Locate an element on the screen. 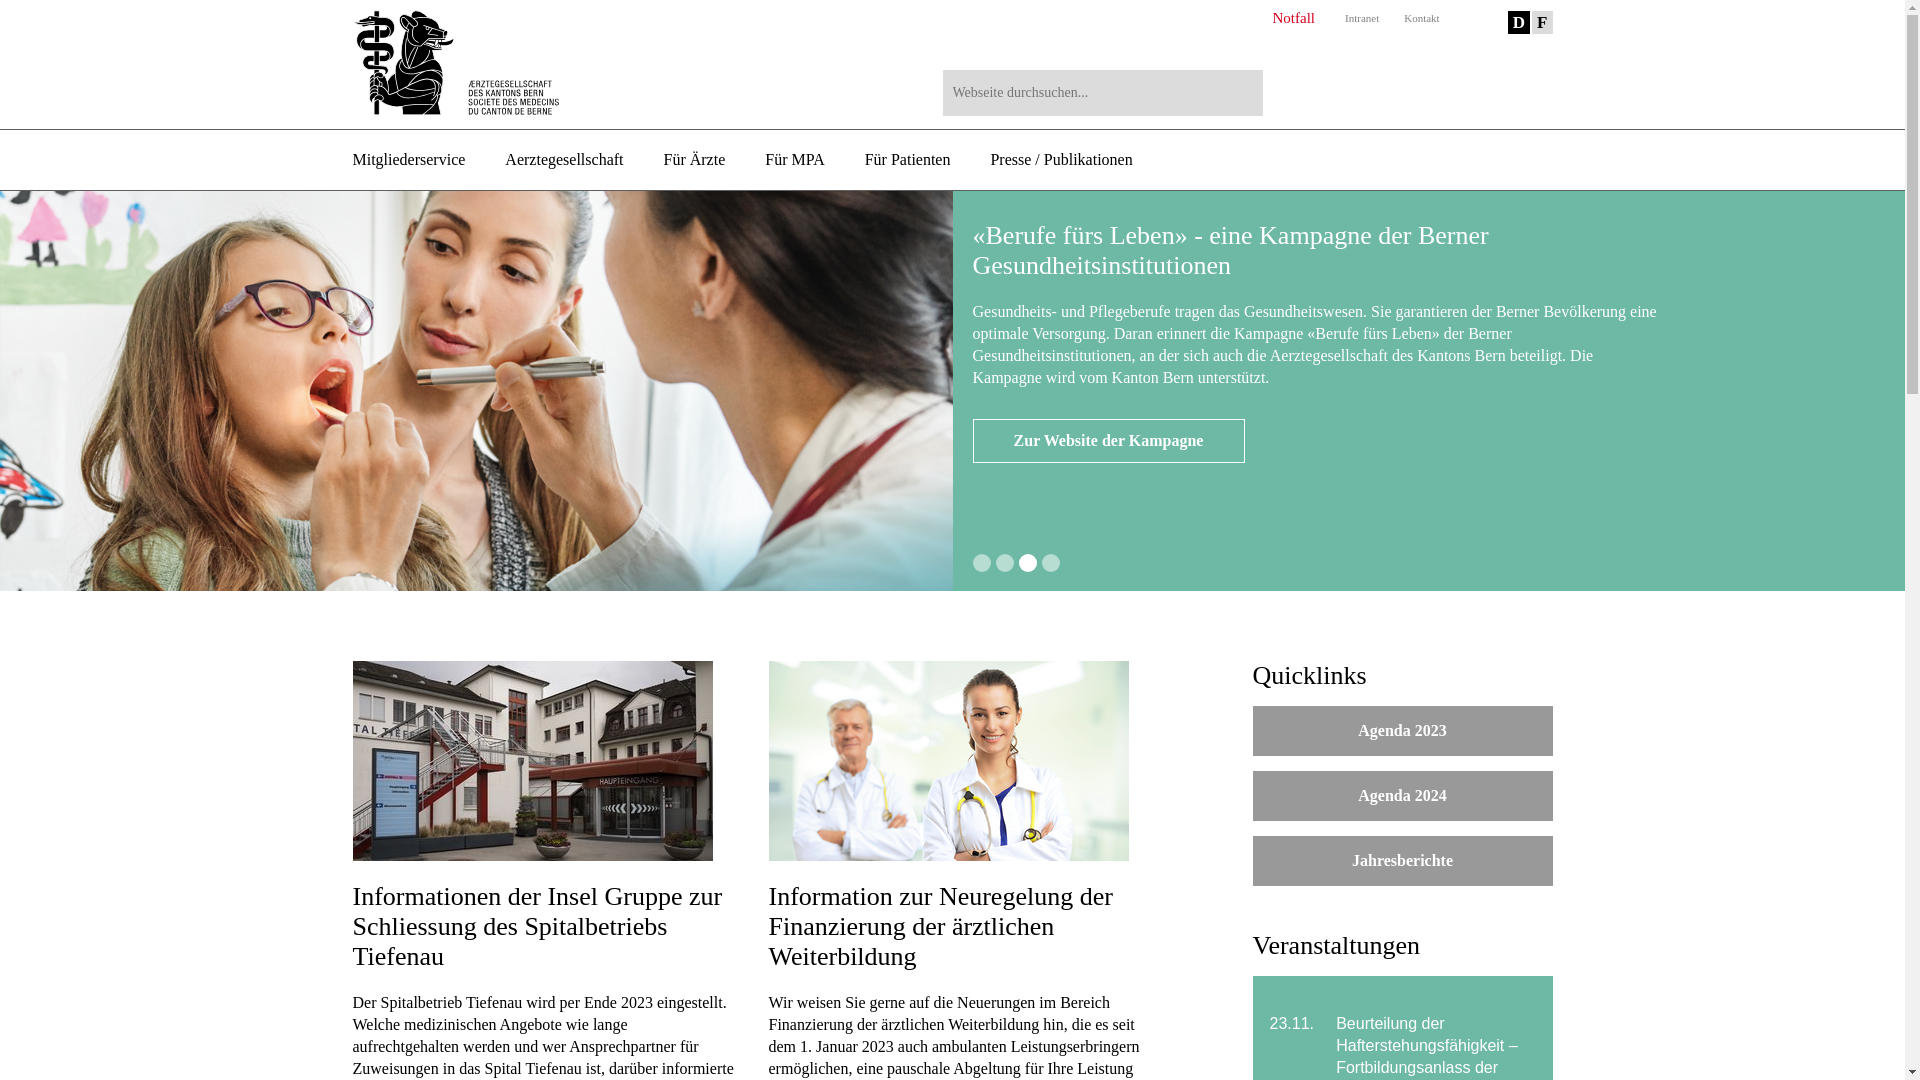 The width and height of the screenshot is (1920, 1080). '23.11.' is located at coordinates (1295, 1023).